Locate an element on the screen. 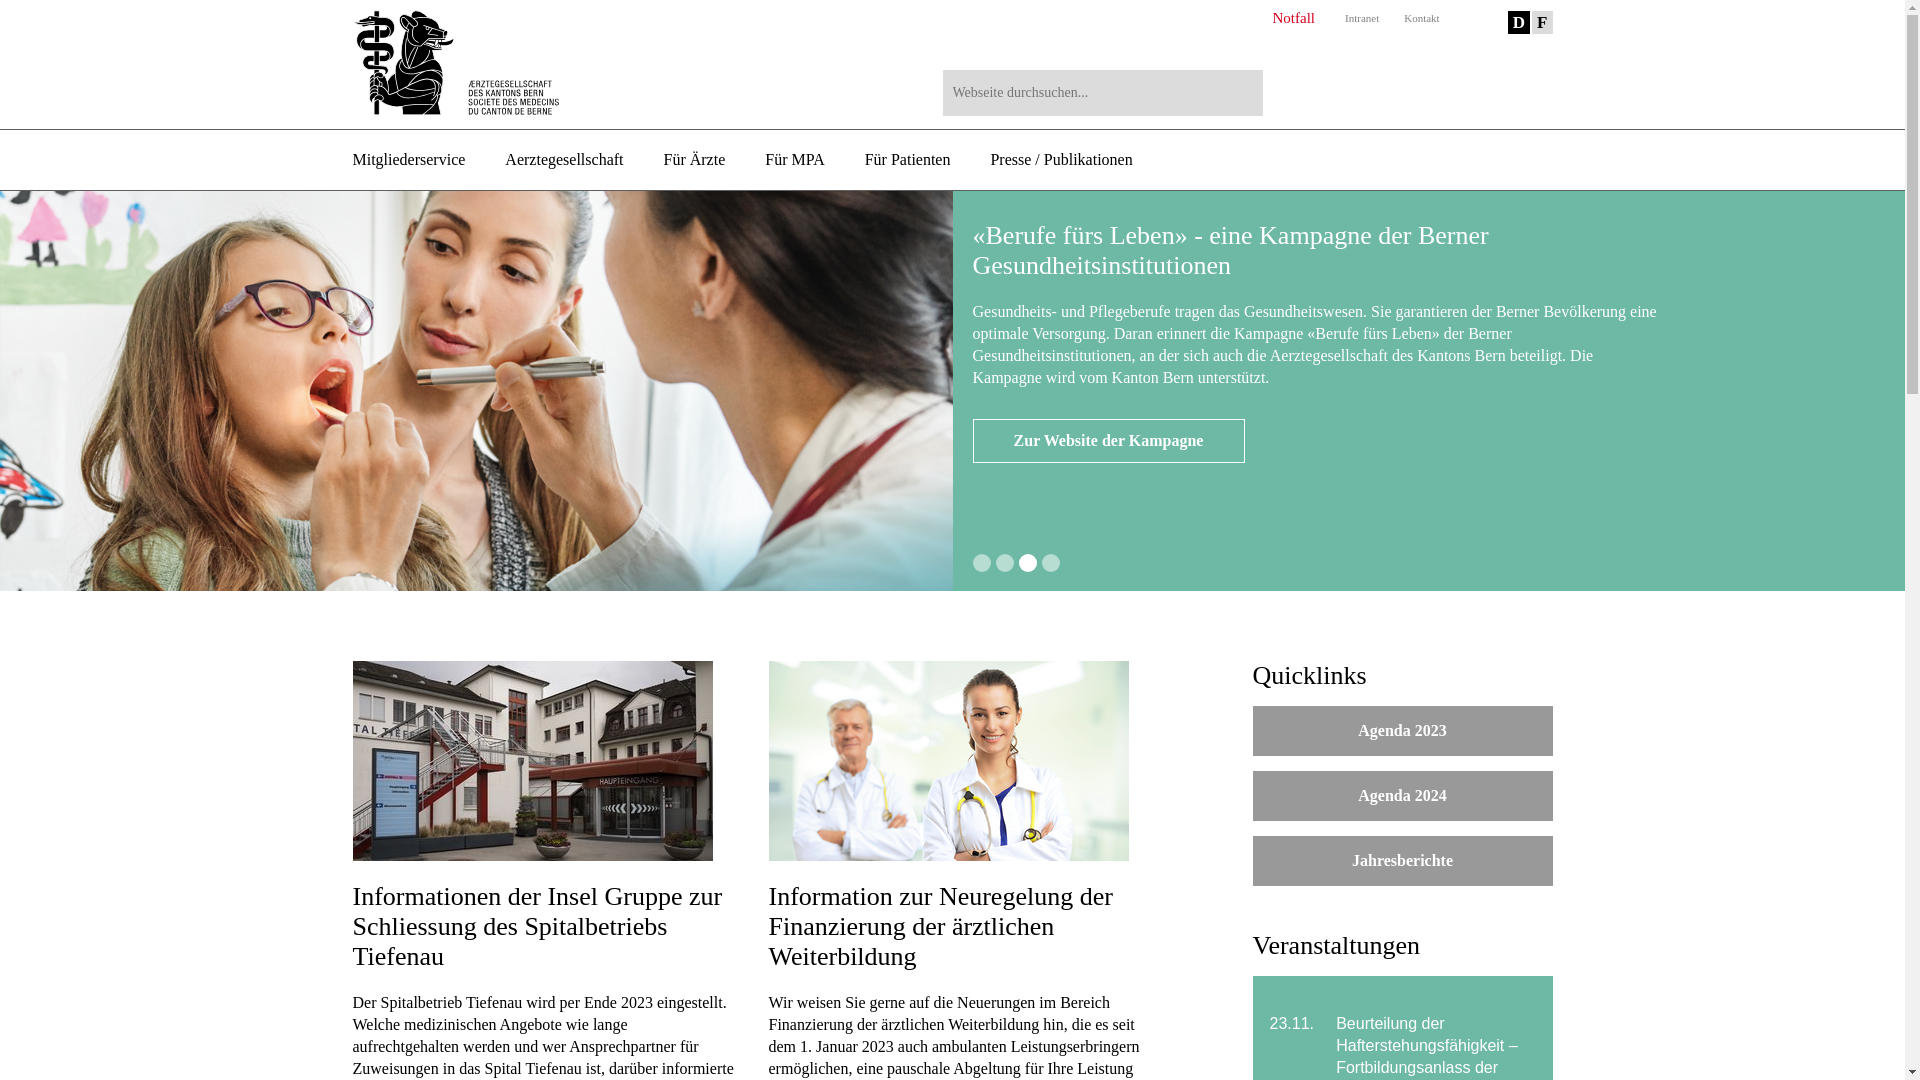 The width and height of the screenshot is (1920, 1080). '23.11.' is located at coordinates (1295, 1023).